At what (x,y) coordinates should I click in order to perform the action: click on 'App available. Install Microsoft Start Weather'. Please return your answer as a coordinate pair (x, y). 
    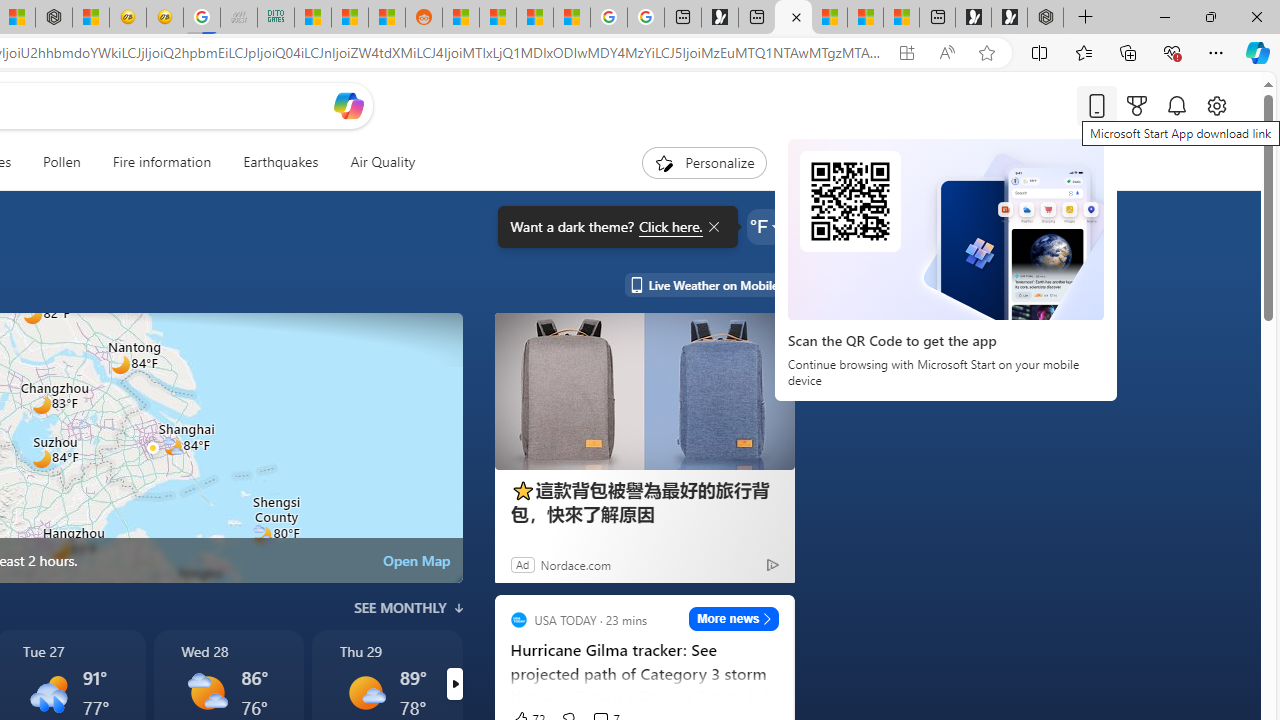
    Looking at the image, I should click on (905, 52).